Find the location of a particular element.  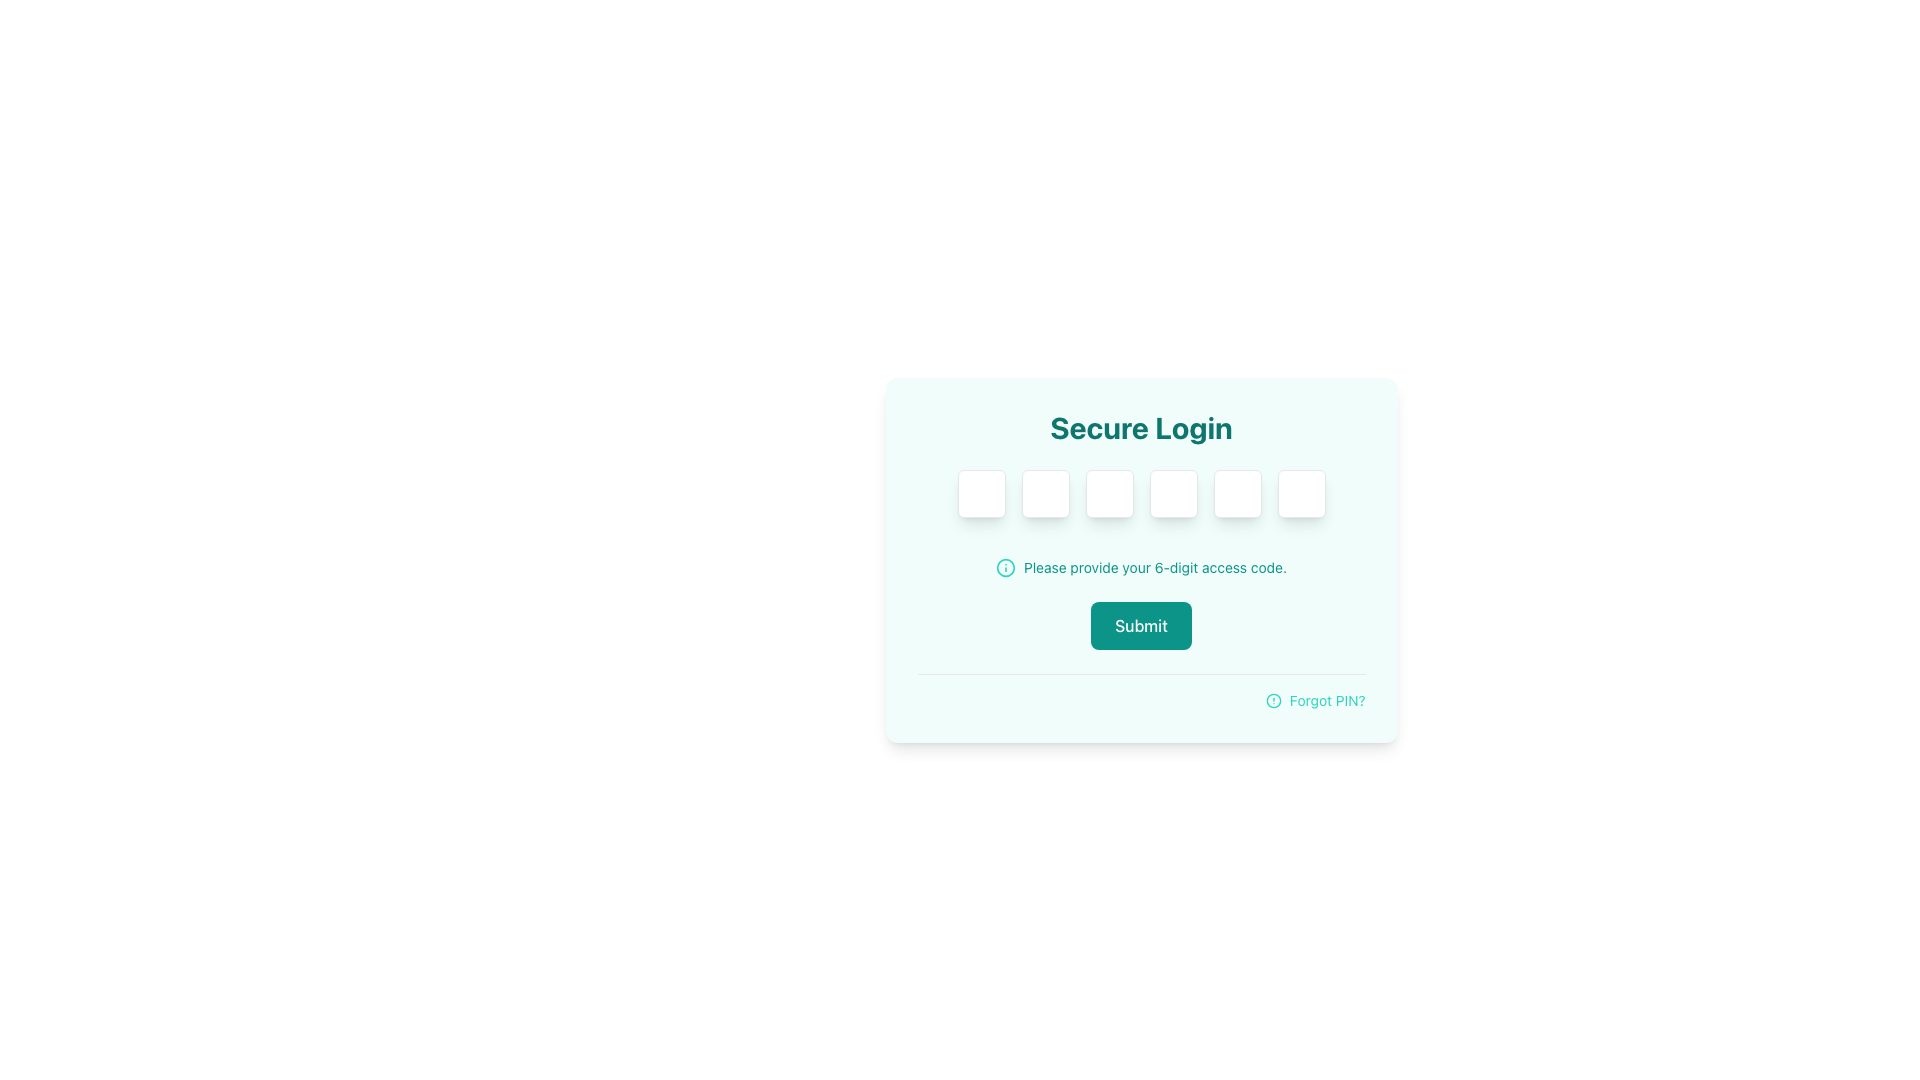

the circular icon with a teal outline that represents an information symbol, located to the left of the text 'Please provide your 6-digit access code.' is located at coordinates (1006, 567).